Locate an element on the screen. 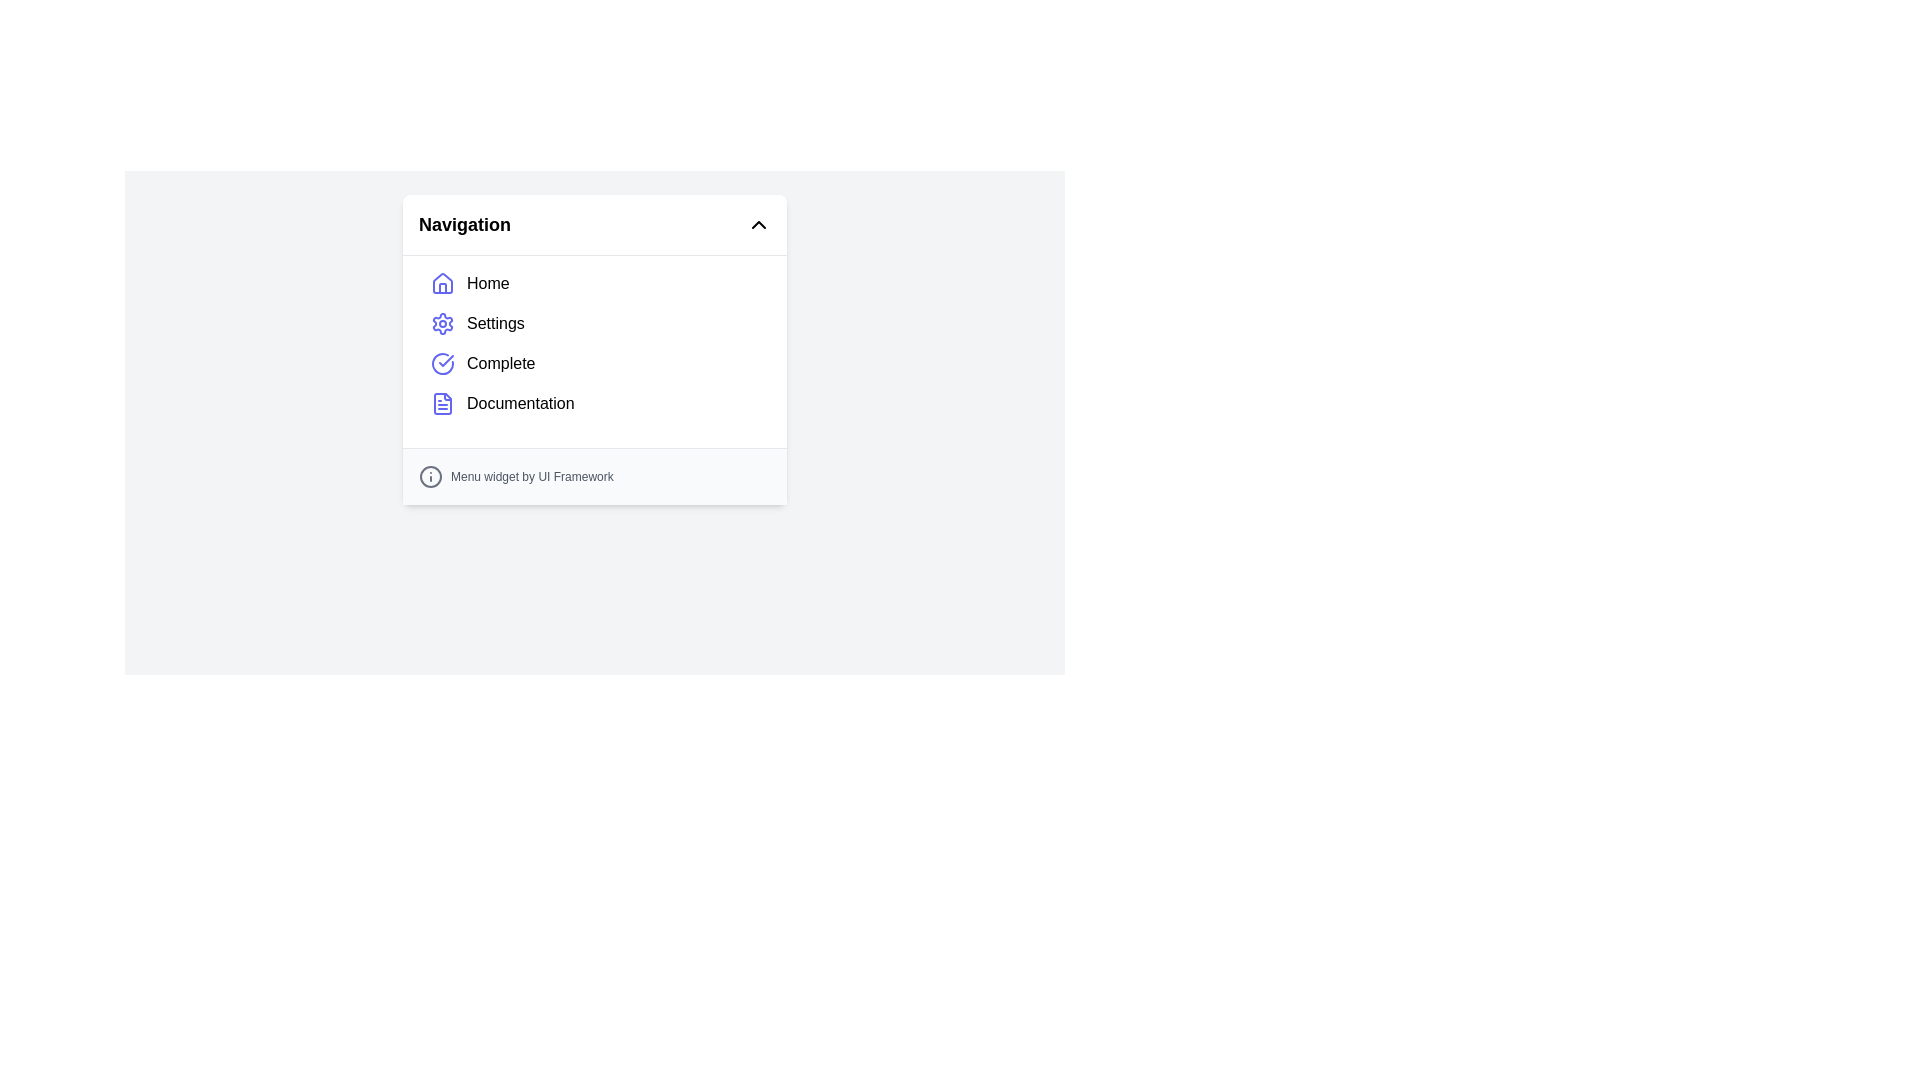  the 'Home' label in the vertical navigation menu, which is styled with a medium weight font and is aligned next to a house icon is located at coordinates (488, 284).